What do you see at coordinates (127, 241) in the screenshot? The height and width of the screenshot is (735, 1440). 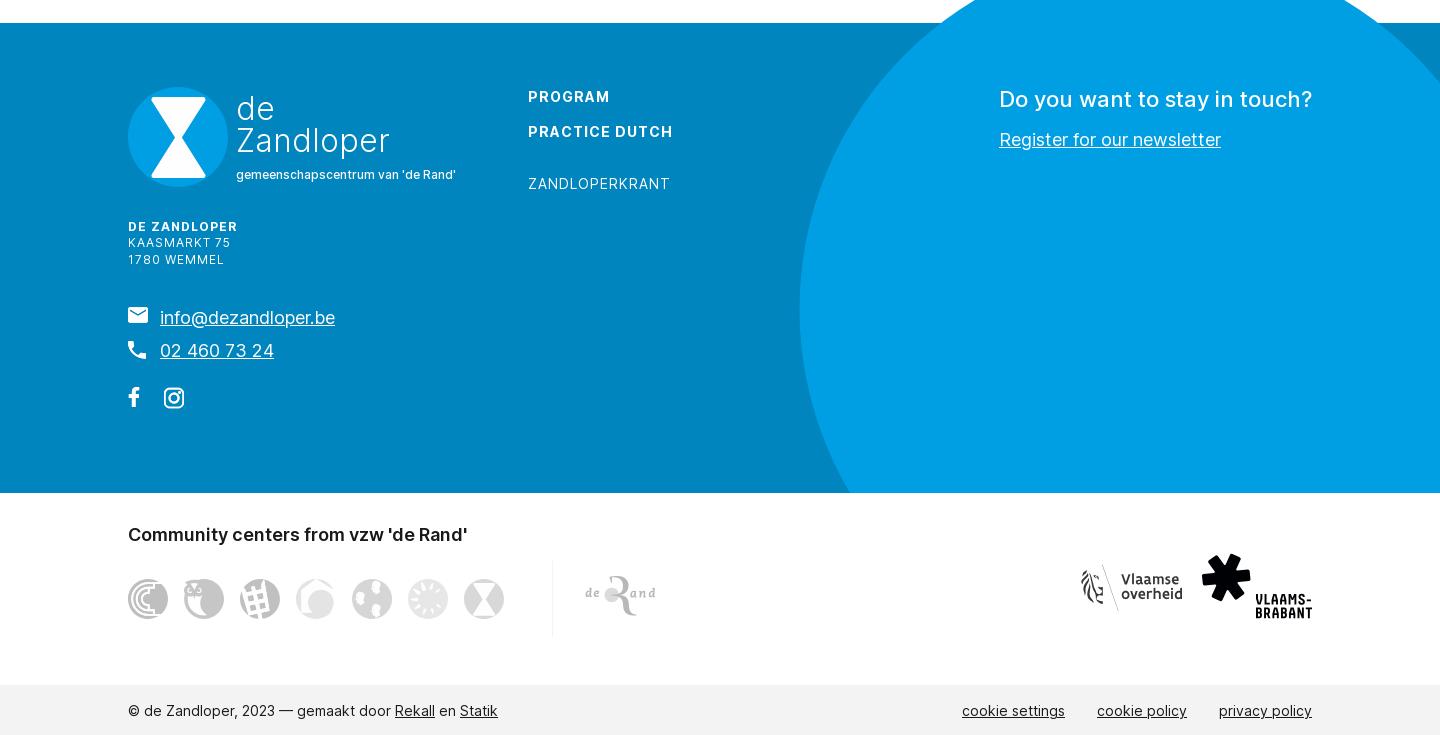 I see `'Kaasmarkt 75'` at bounding box center [127, 241].